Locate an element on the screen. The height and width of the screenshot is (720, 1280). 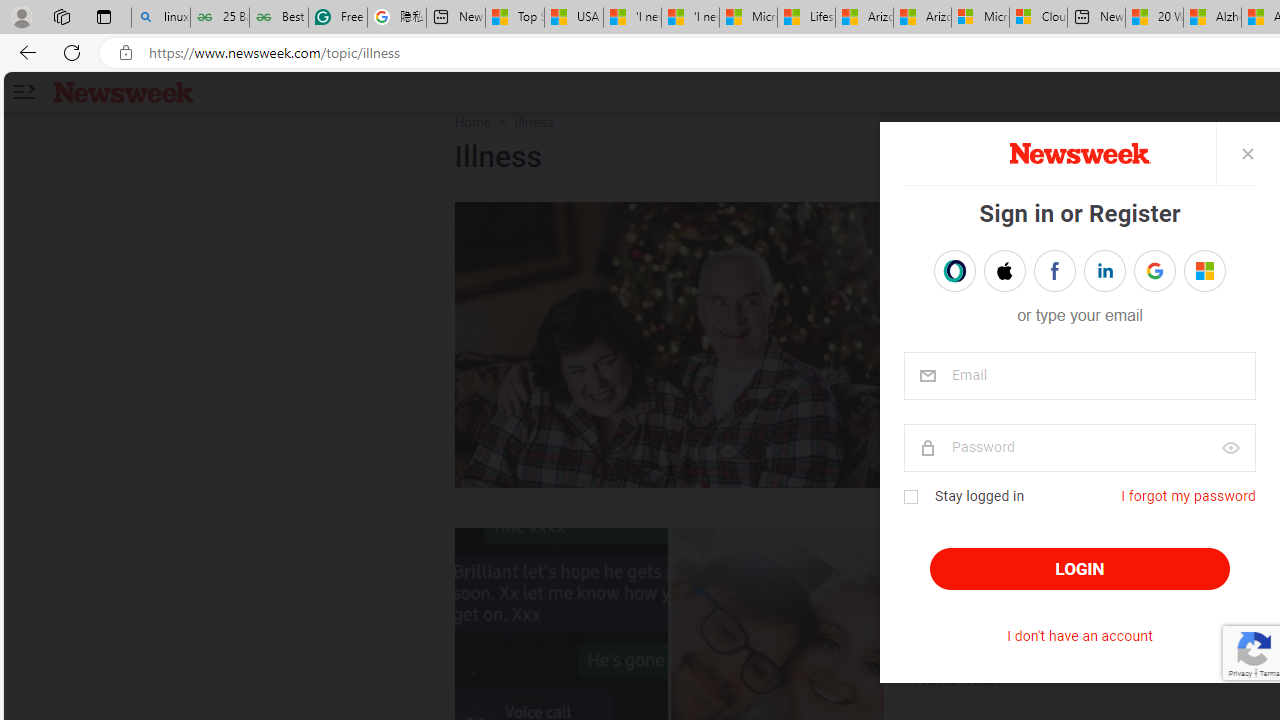
'New tab' is located at coordinates (1095, 17).